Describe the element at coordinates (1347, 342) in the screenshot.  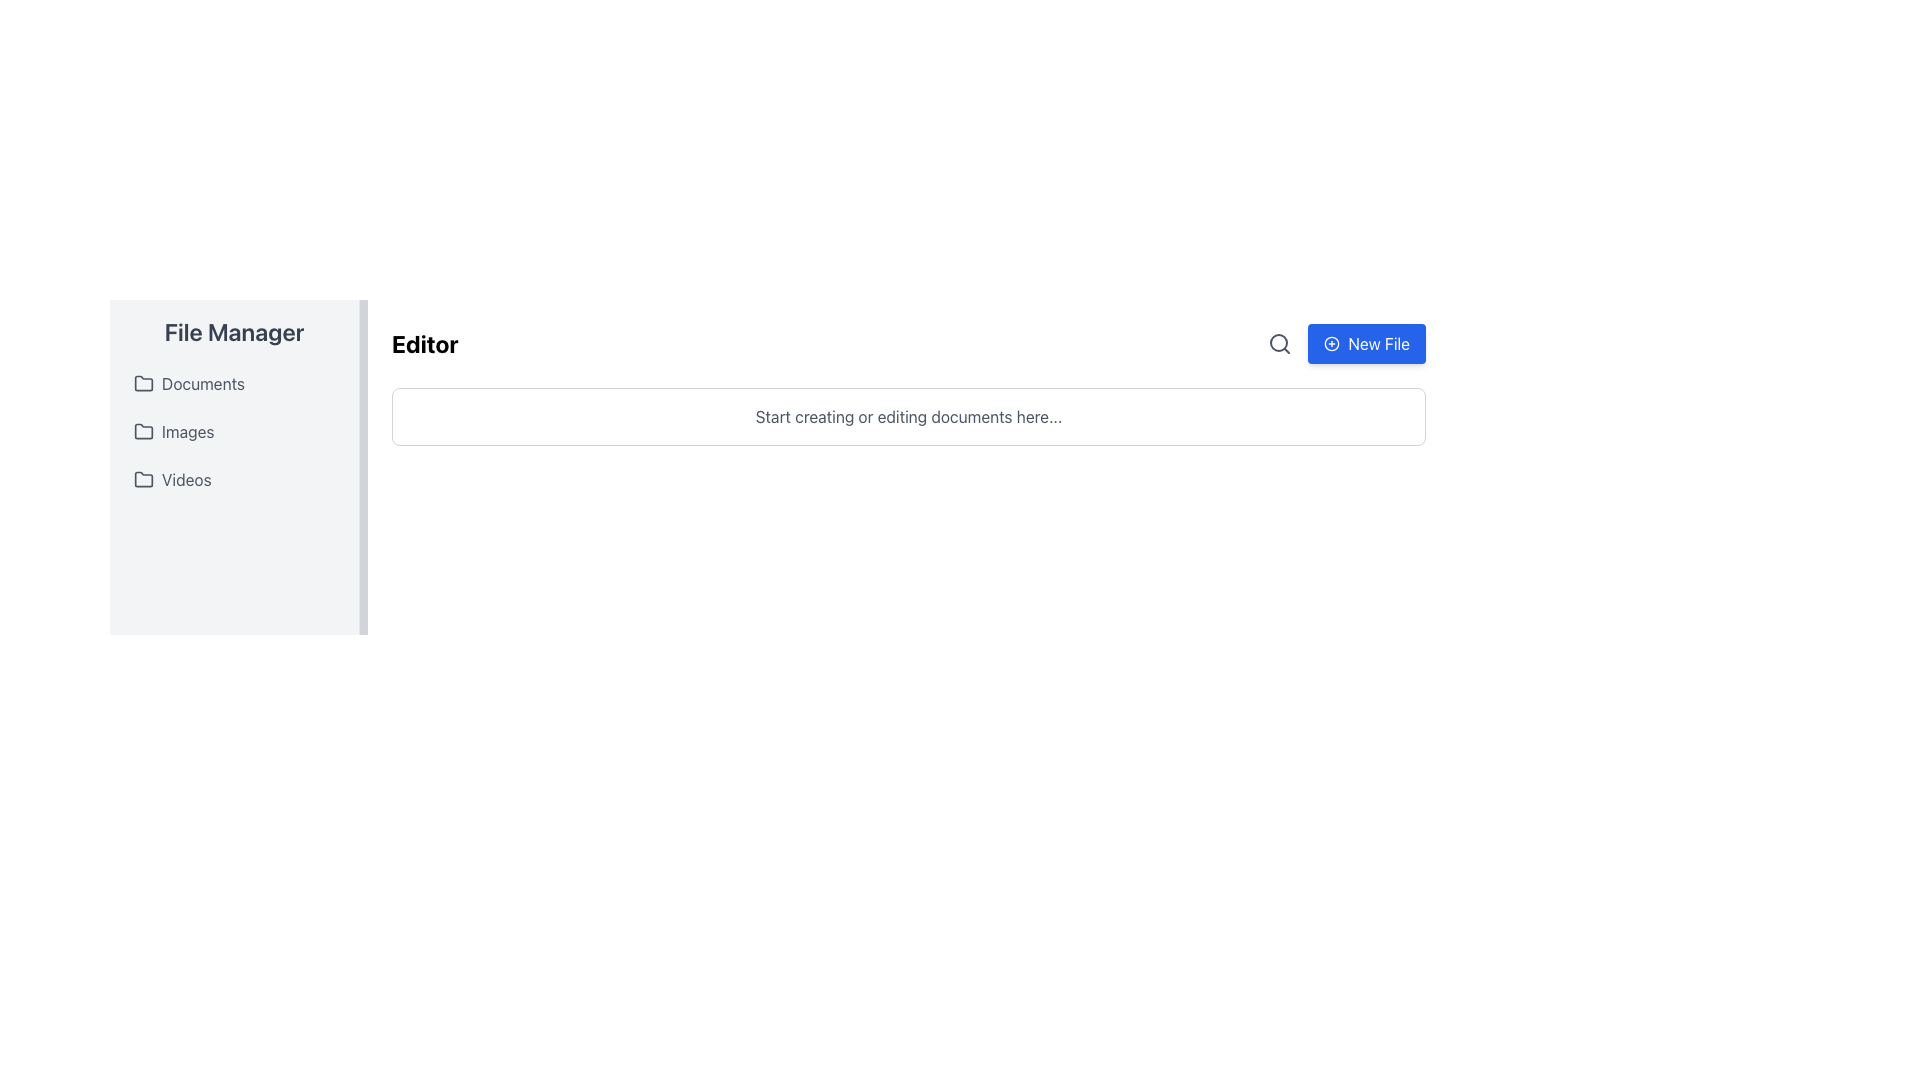
I see `the blue rounded rectangular button labeled 'New File' to create a new file` at that location.